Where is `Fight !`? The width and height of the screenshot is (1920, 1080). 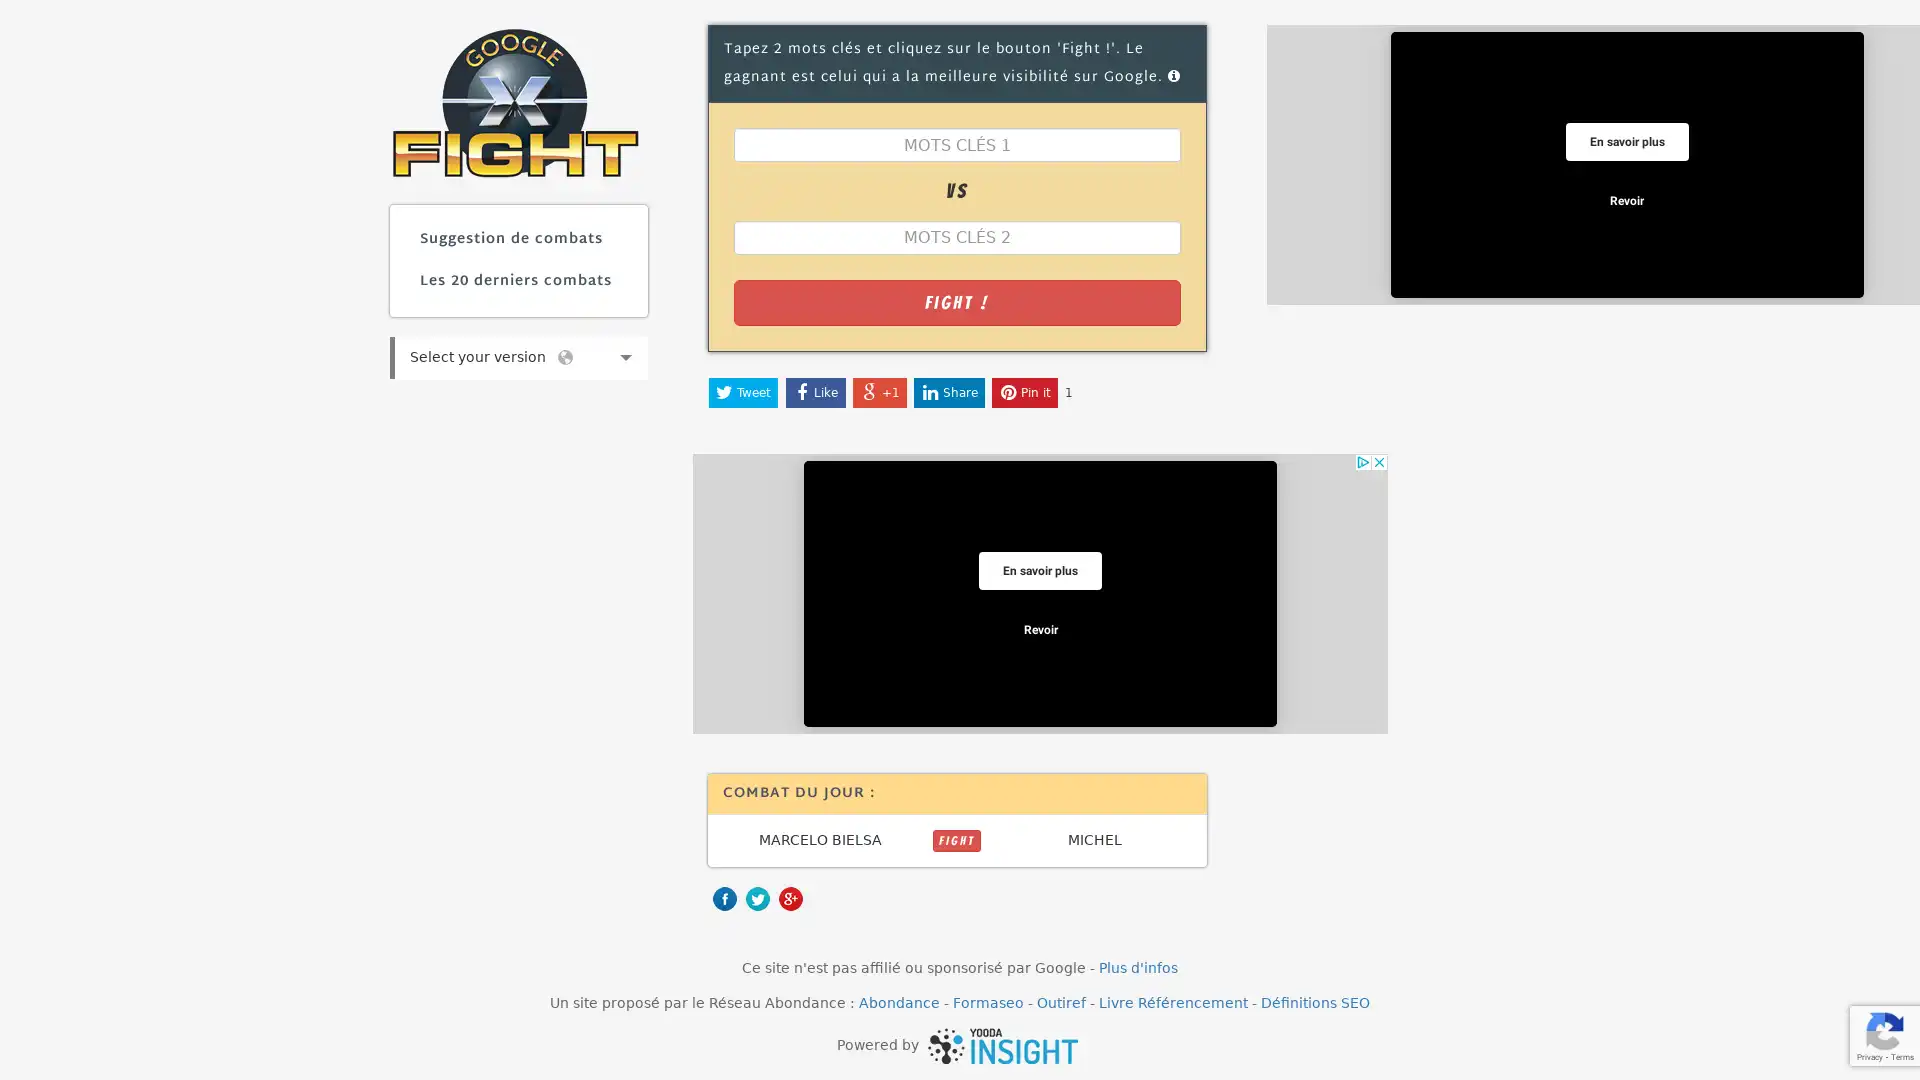
Fight ! is located at coordinates (955, 301).